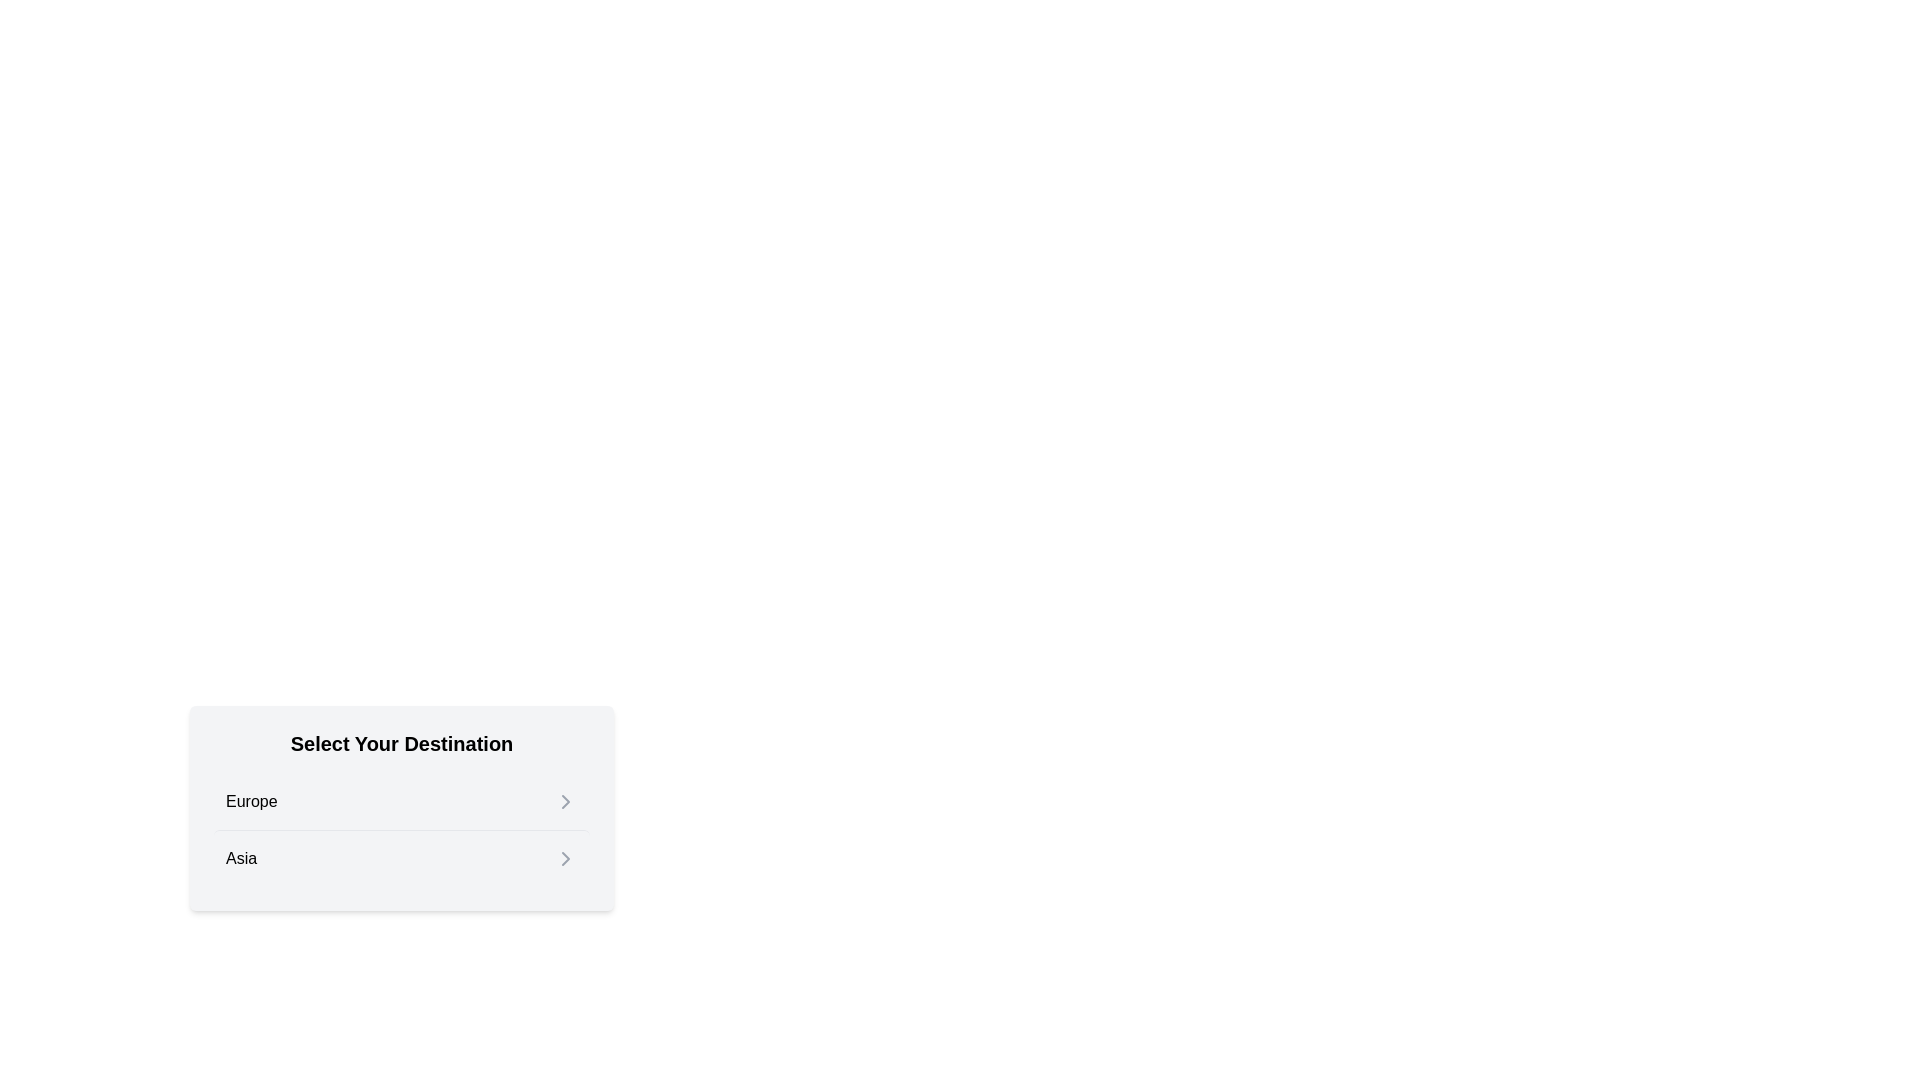 The image size is (1920, 1080). I want to click on the right-pointing arrow icon next to the 'Asia' label in the selection menu titled 'Select Your Destination', so click(565, 858).